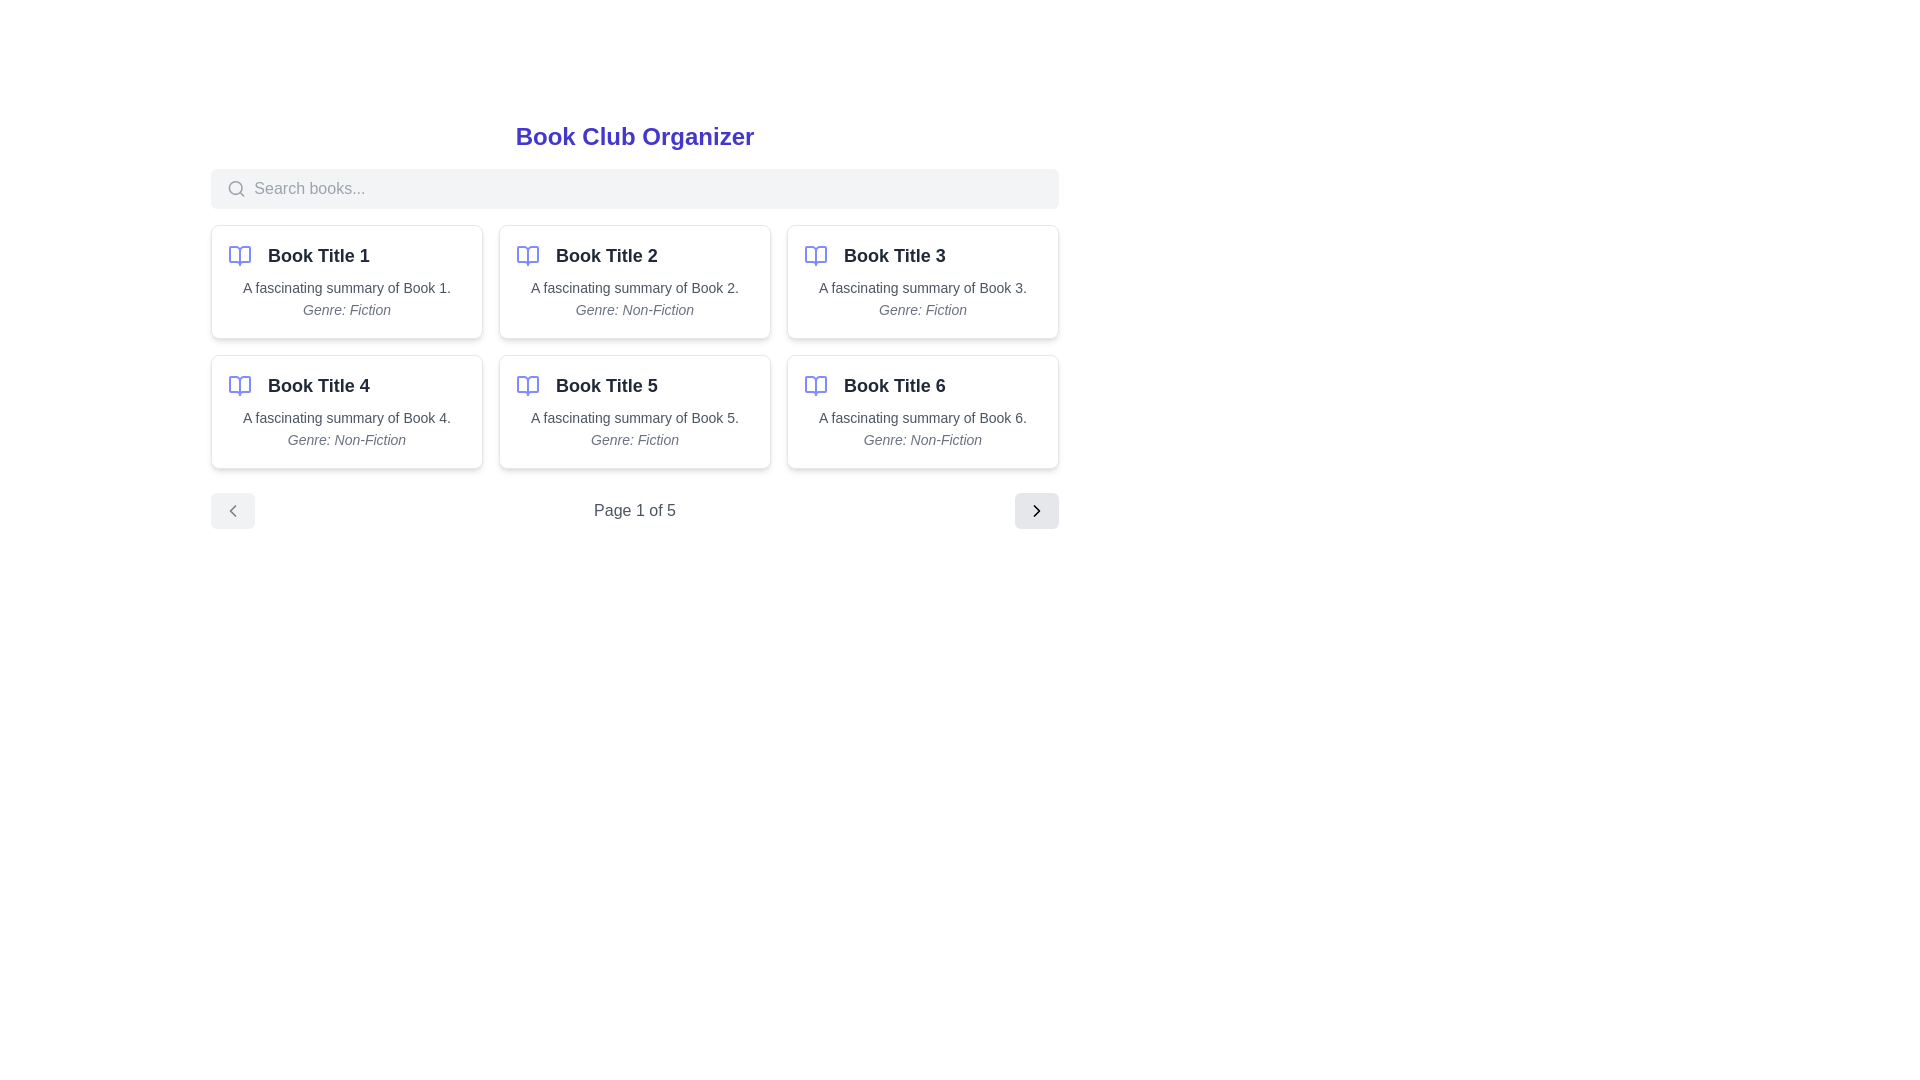 This screenshot has width=1920, height=1080. Describe the element at coordinates (528, 385) in the screenshot. I see `the open book icon located to the left of the text 'Book Title 5' in the second row of the book grid` at that location.